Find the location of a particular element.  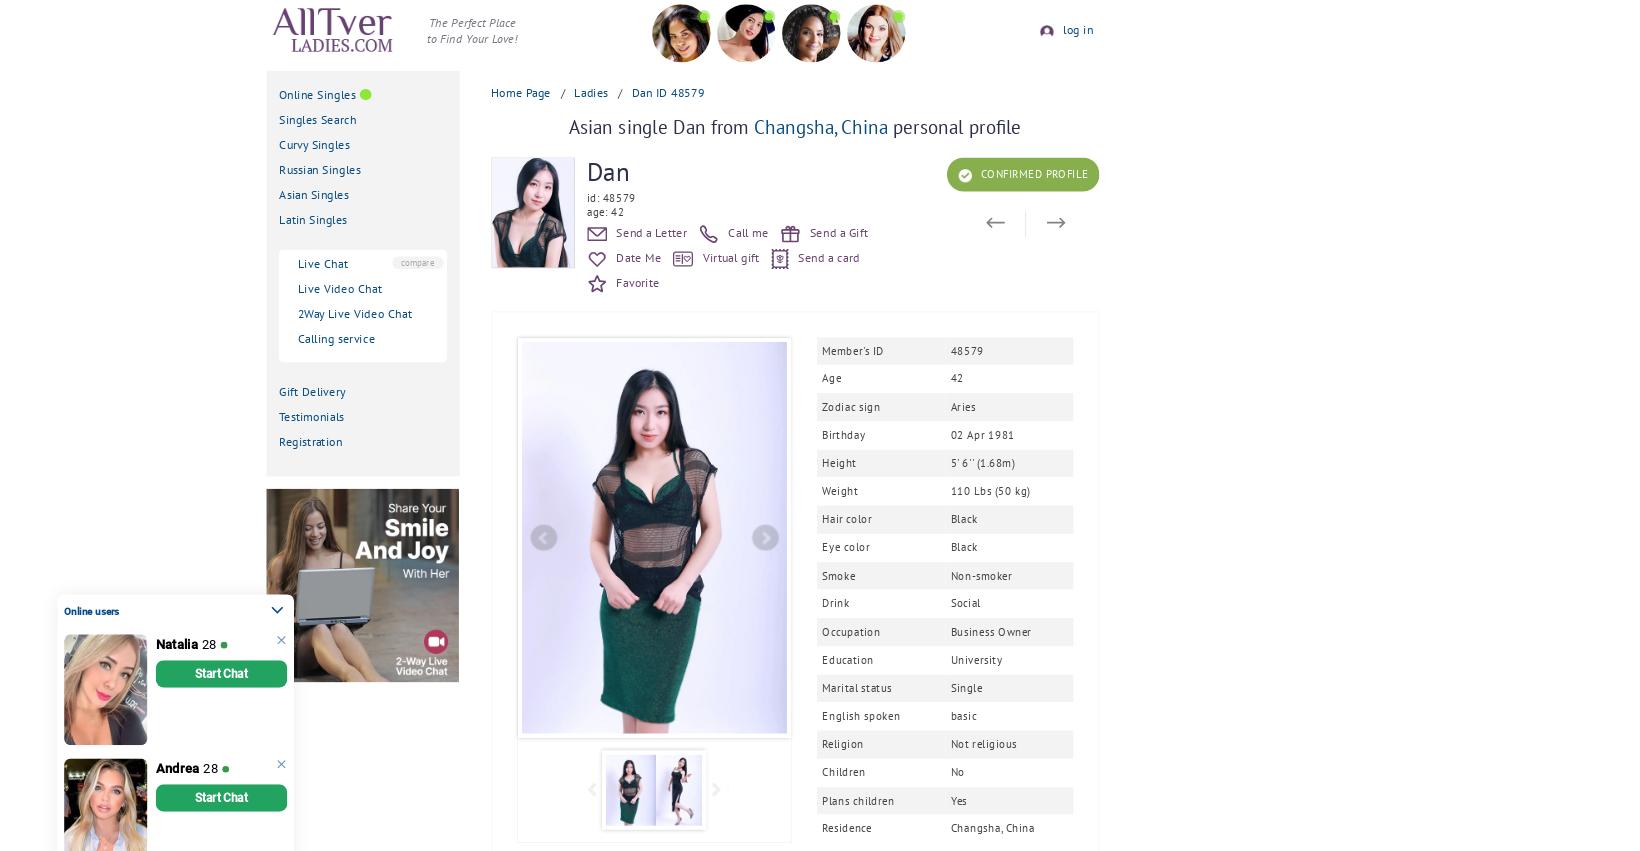

'Online users' is located at coordinates (90, 611).